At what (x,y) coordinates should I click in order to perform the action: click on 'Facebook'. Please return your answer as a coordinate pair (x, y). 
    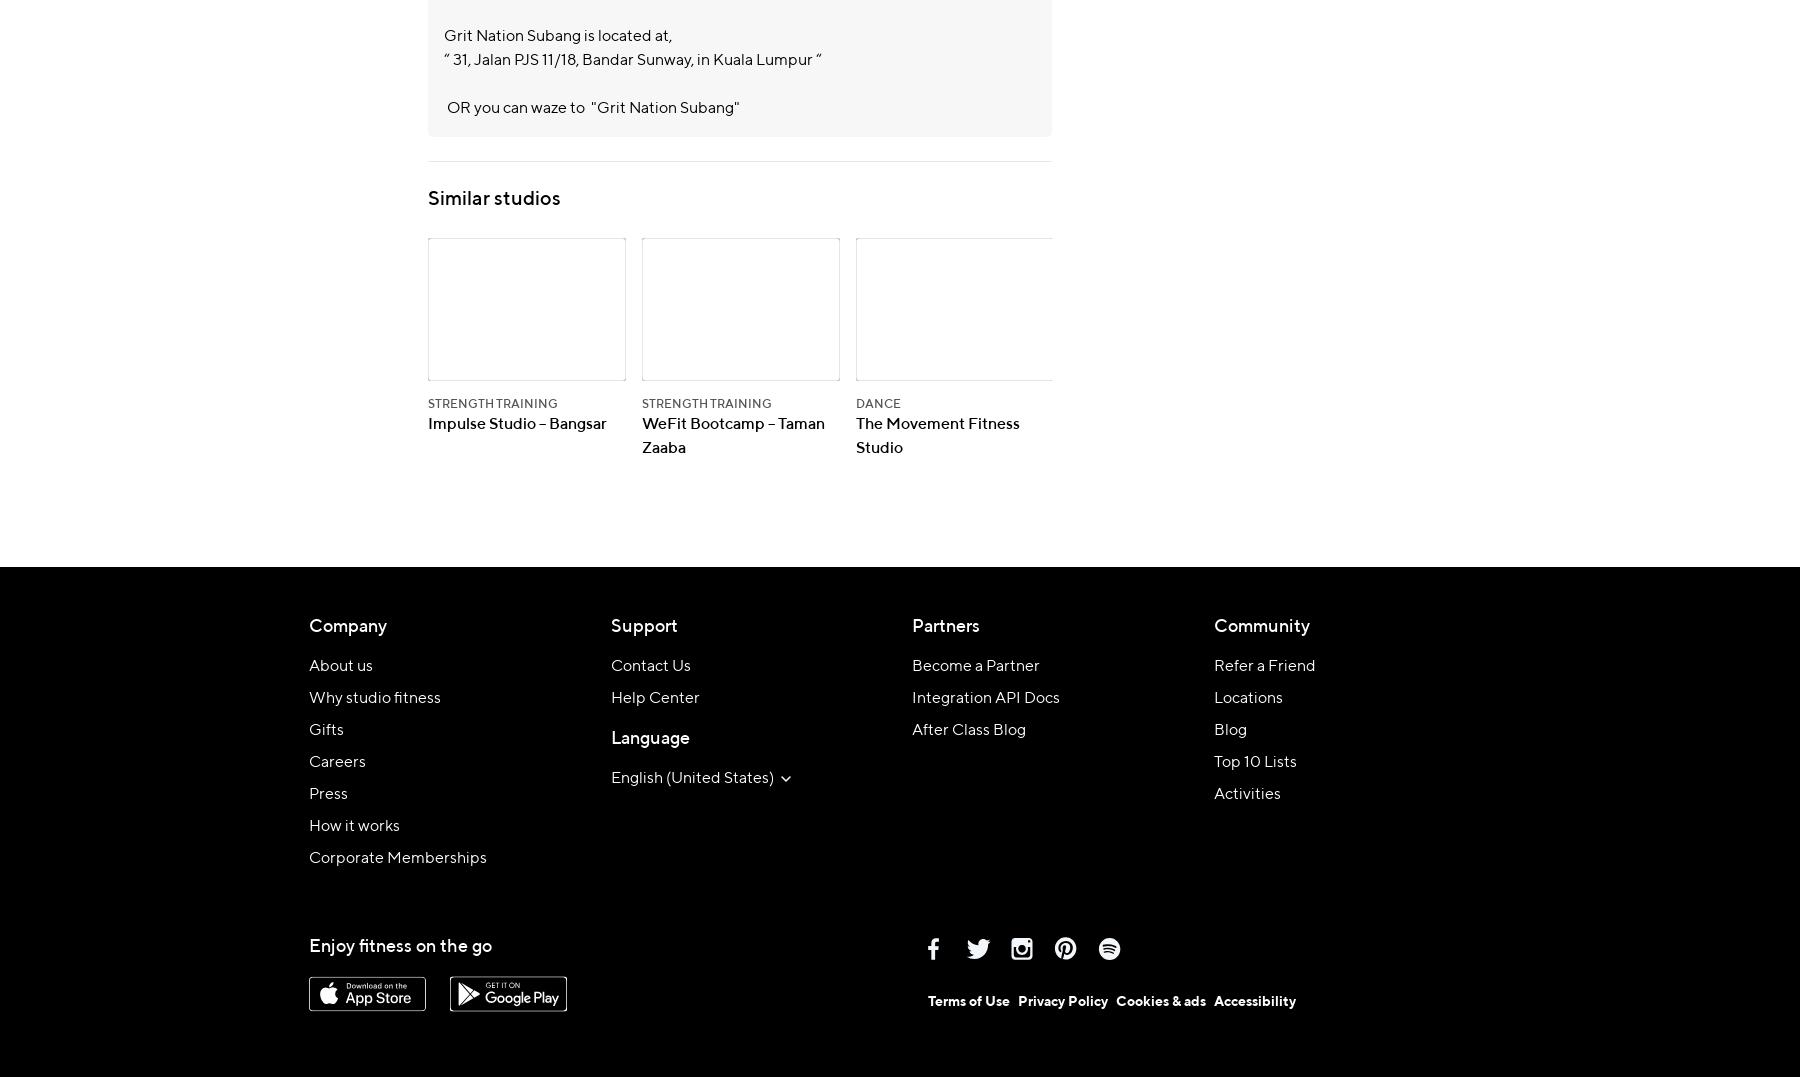
    Looking at the image, I should click on (1001, 941).